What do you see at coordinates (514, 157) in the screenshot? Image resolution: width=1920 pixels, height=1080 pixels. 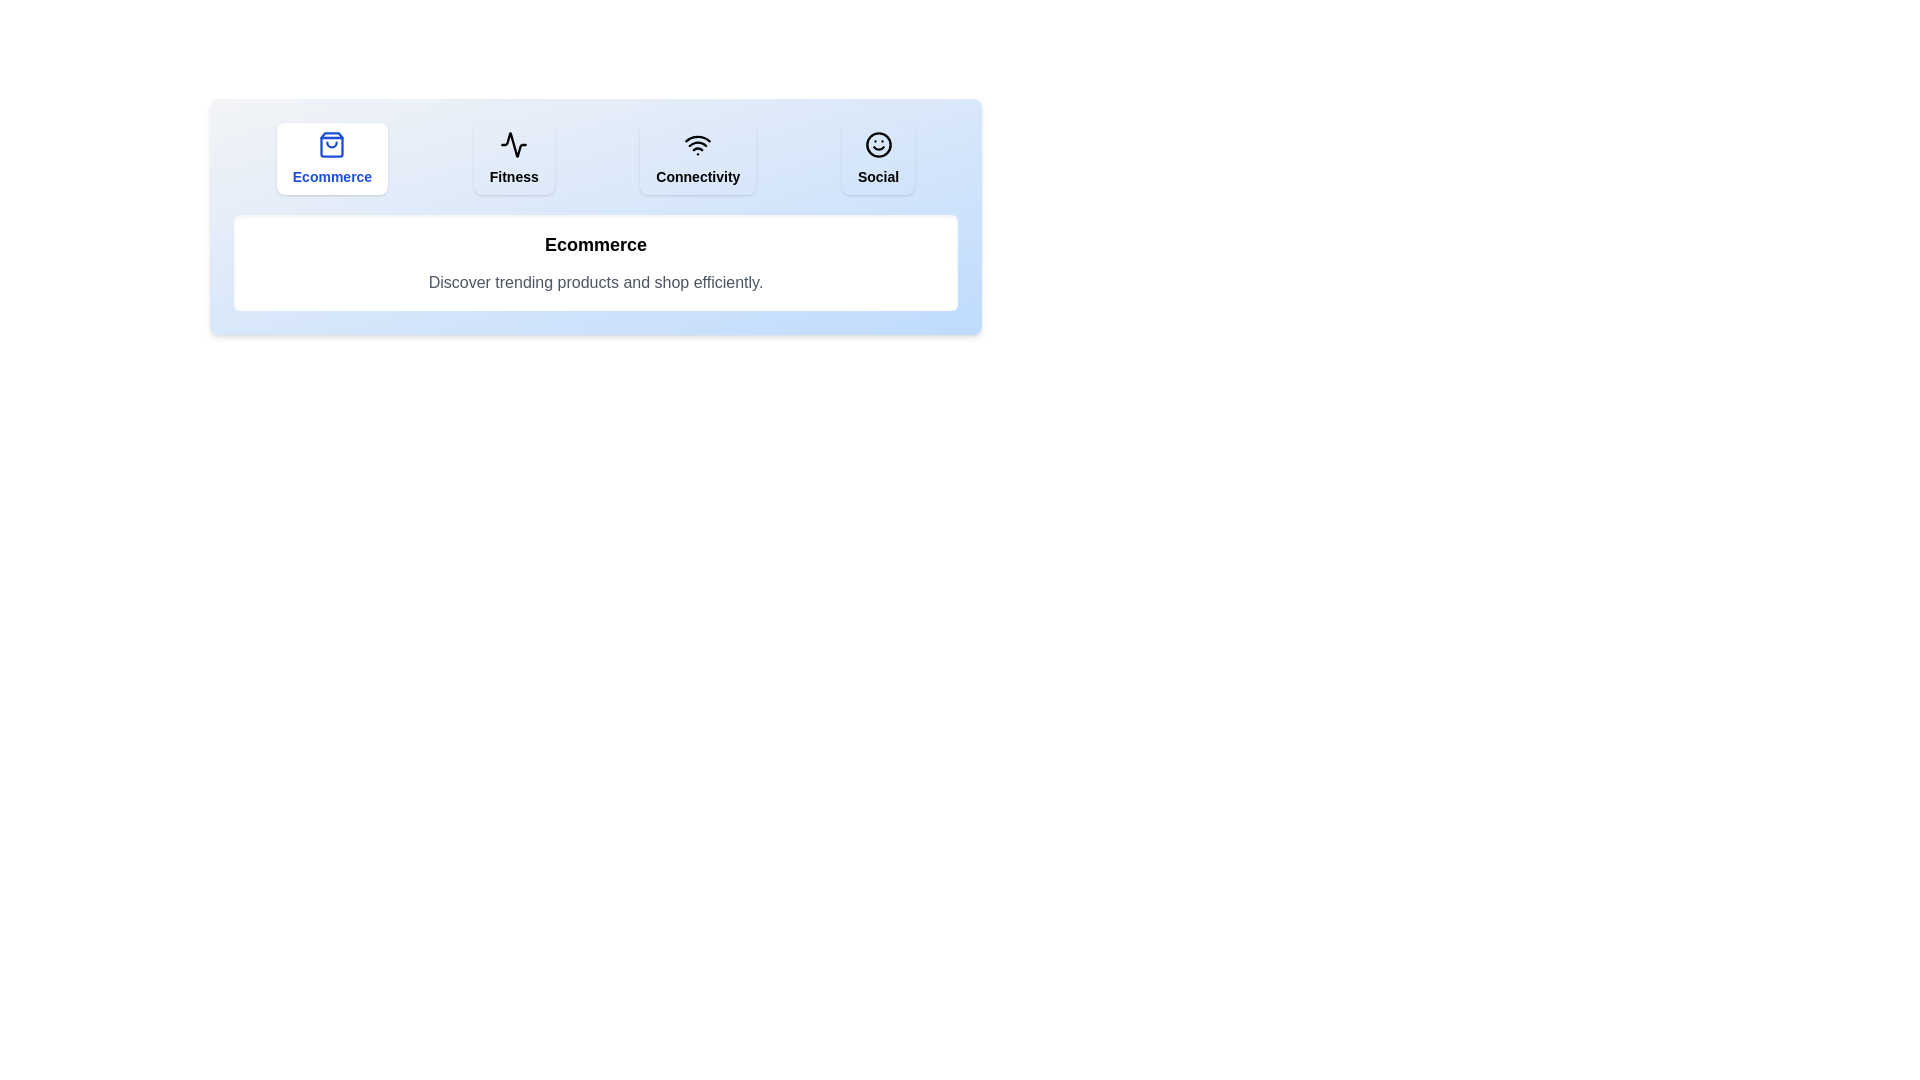 I see `the tab labeled Fitness to observe its hover effect` at bounding box center [514, 157].